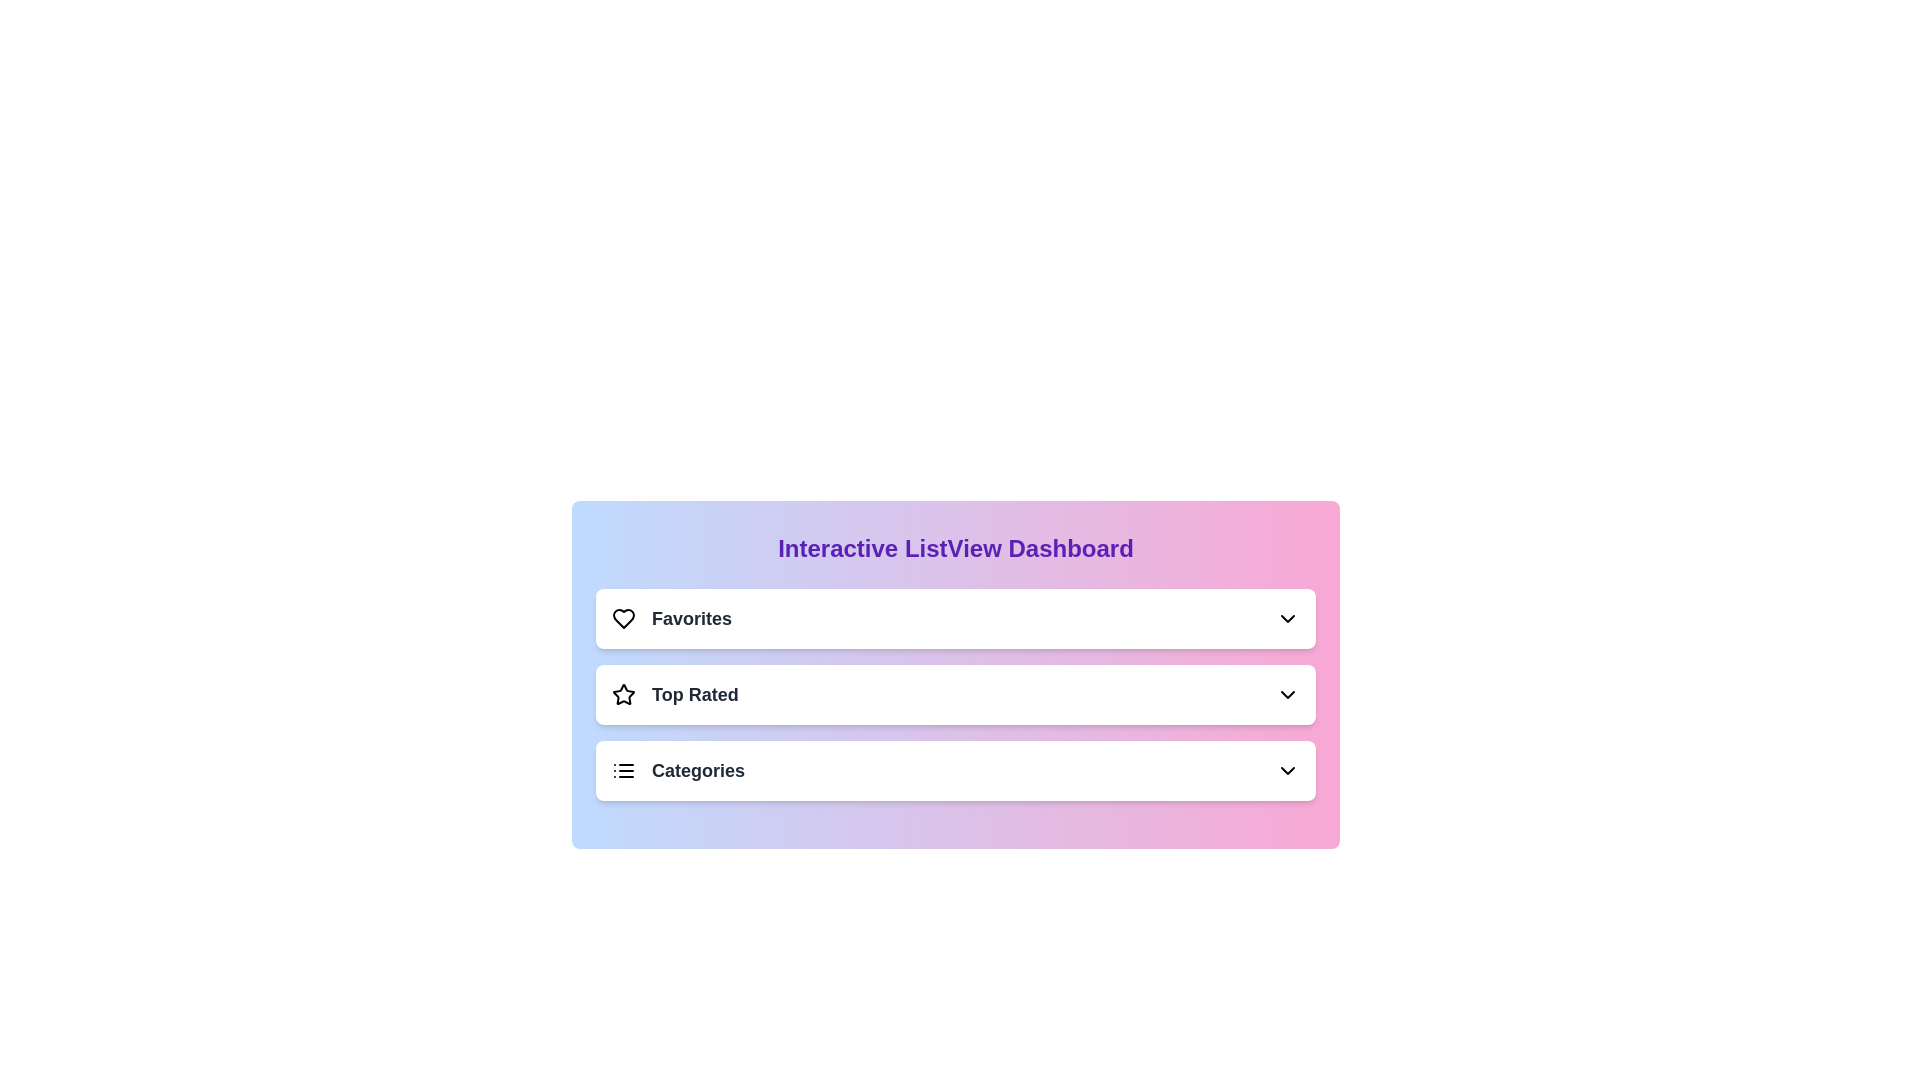 The width and height of the screenshot is (1920, 1080). What do you see at coordinates (623, 693) in the screenshot?
I see `the icon corresponding to Top Rated in the list` at bounding box center [623, 693].